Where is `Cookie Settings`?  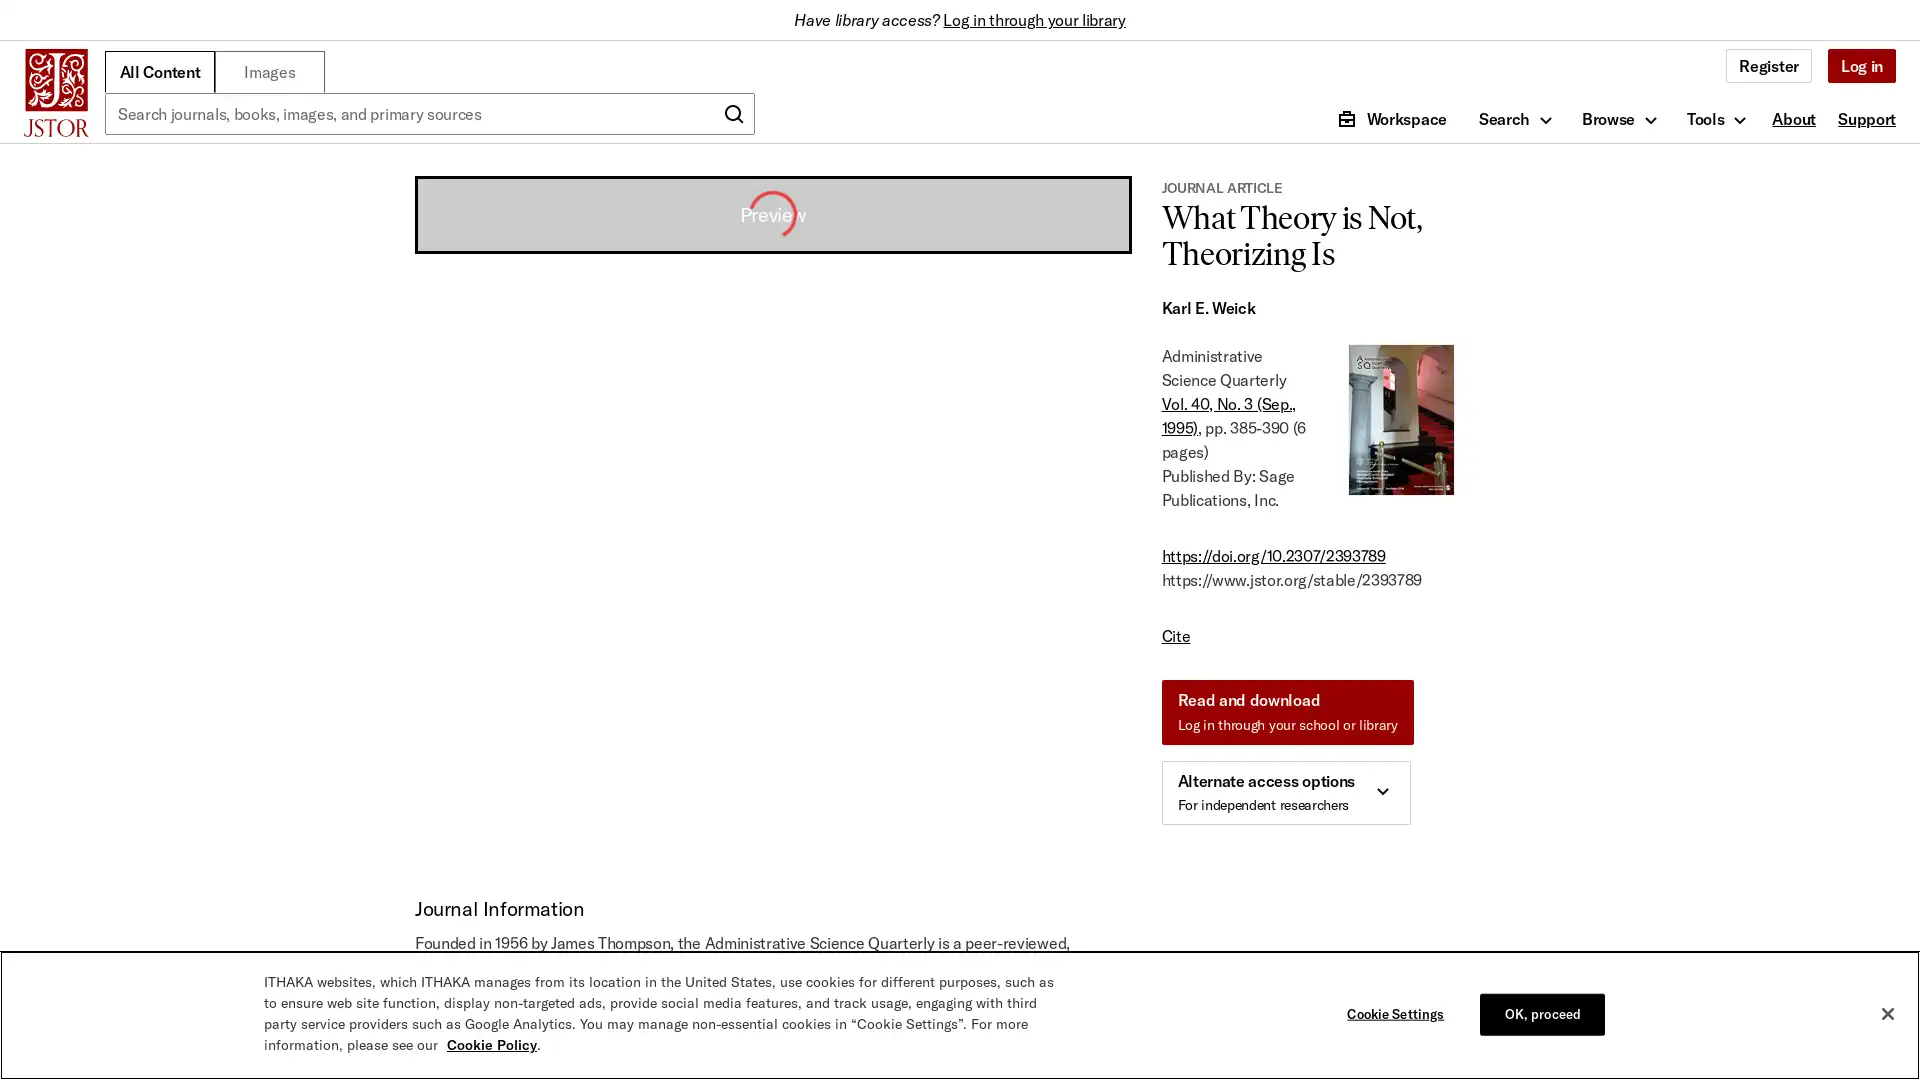 Cookie Settings is located at coordinates (1399, 1014).